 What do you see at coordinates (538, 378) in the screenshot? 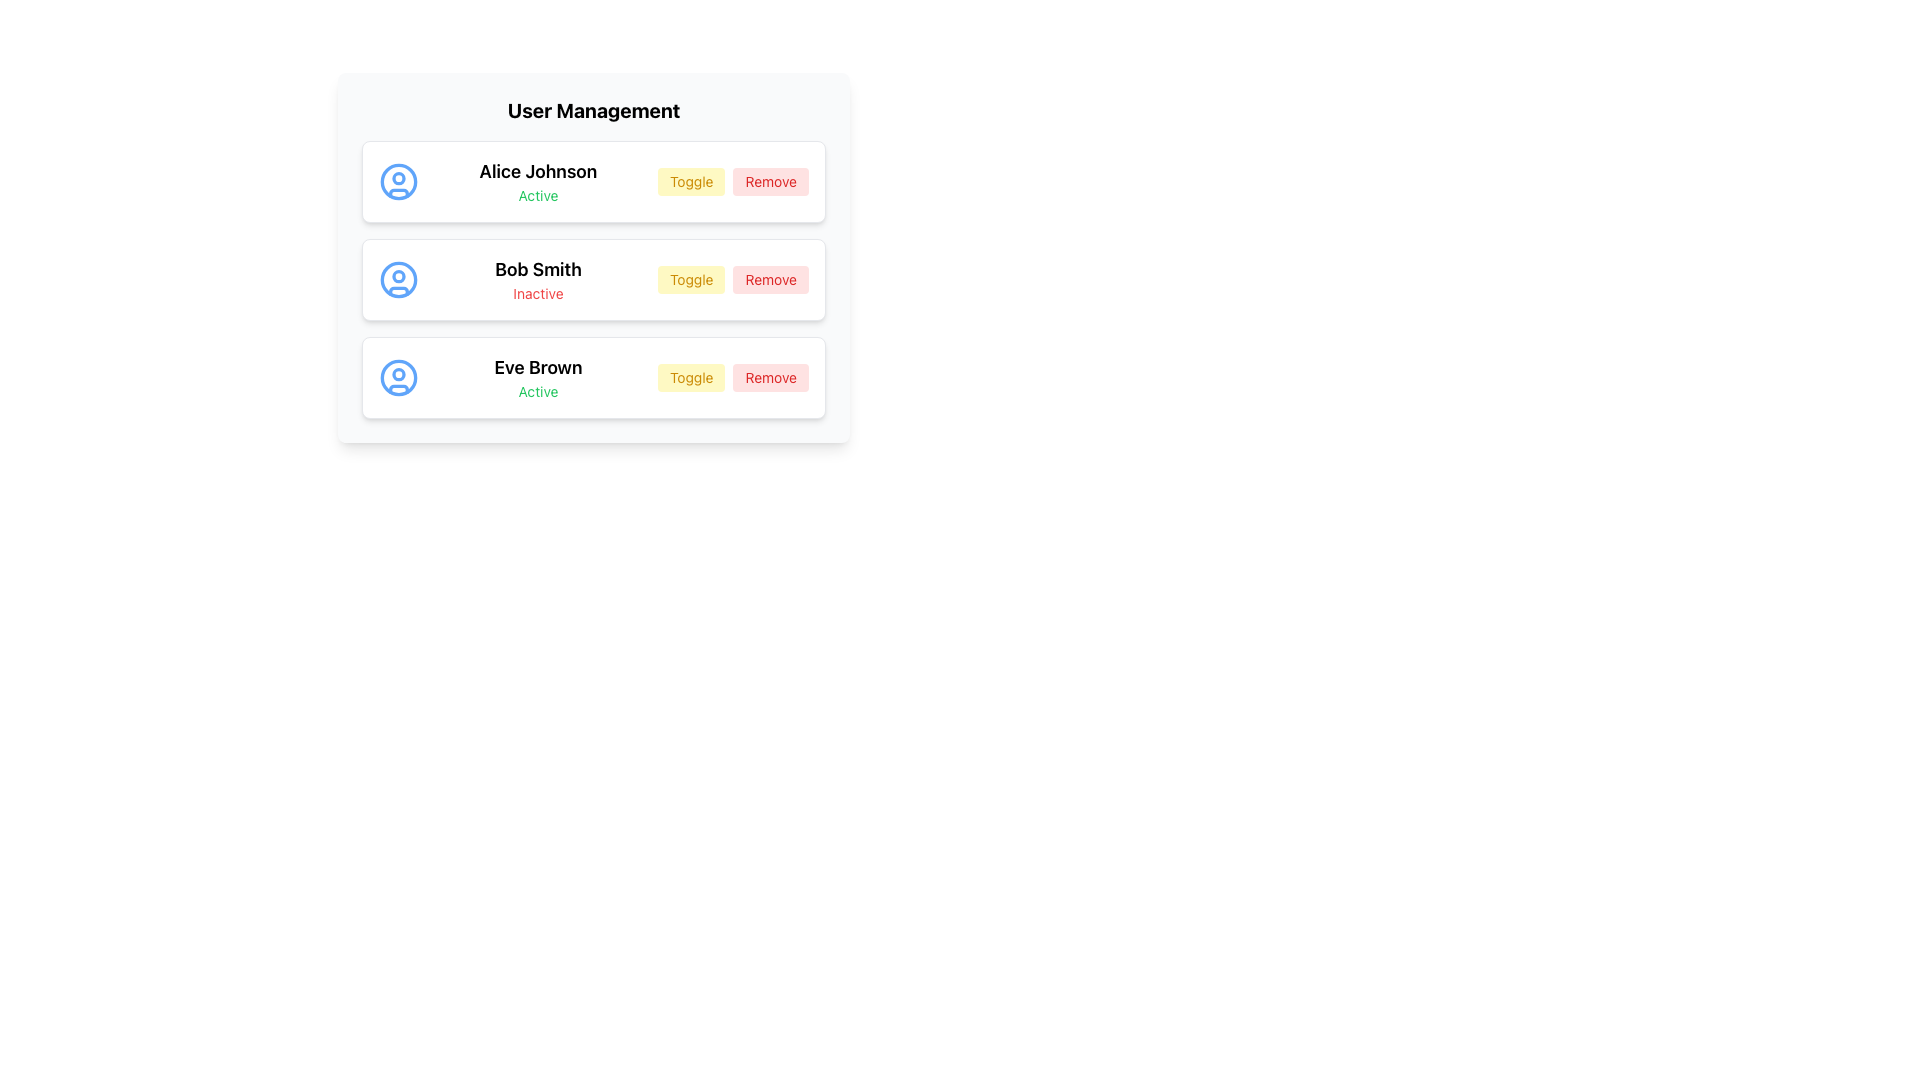
I see `the text display component that shows the user's name 'Eve Brown' and current status 'Active' in the third user card` at bounding box center [538, 378].